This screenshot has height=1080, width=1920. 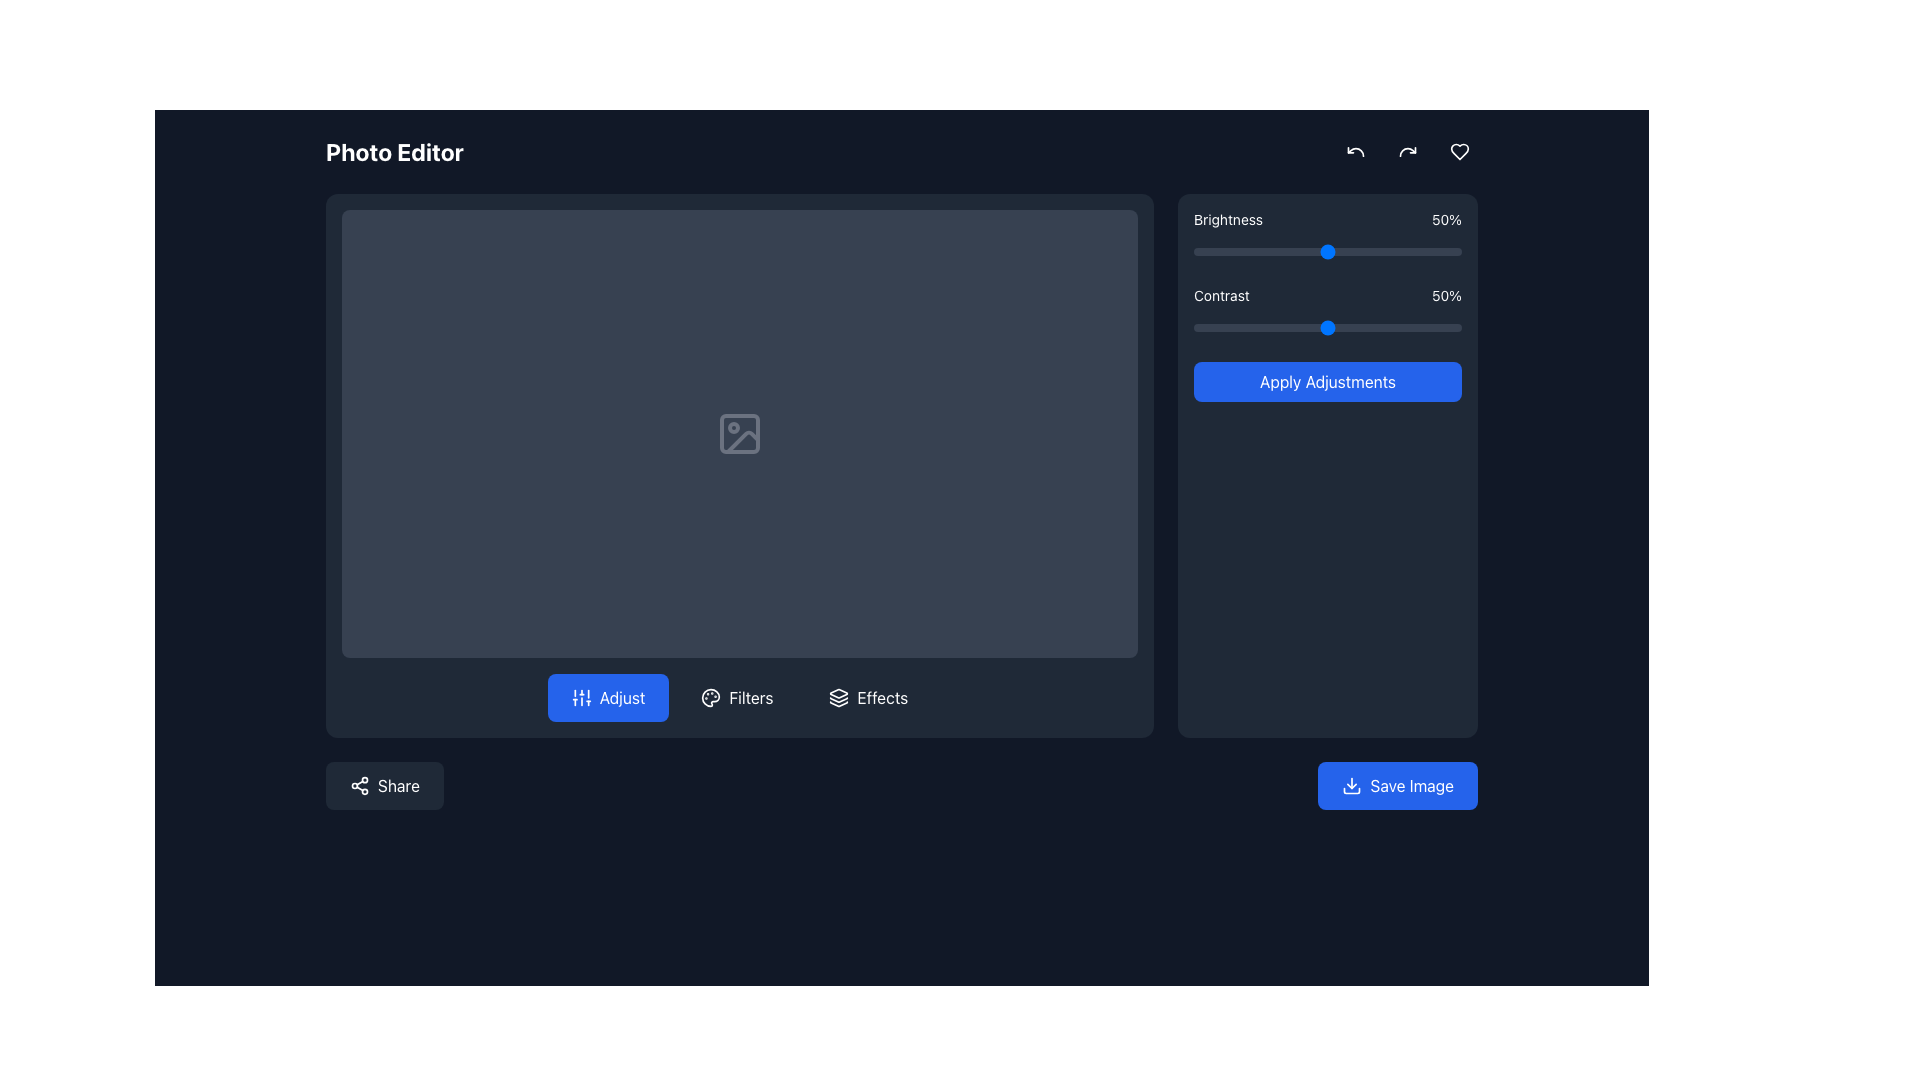 I want to click on the share icon located to the left of the 'Share' text near the bottom-left of the interface, so click(x=360, y=784).